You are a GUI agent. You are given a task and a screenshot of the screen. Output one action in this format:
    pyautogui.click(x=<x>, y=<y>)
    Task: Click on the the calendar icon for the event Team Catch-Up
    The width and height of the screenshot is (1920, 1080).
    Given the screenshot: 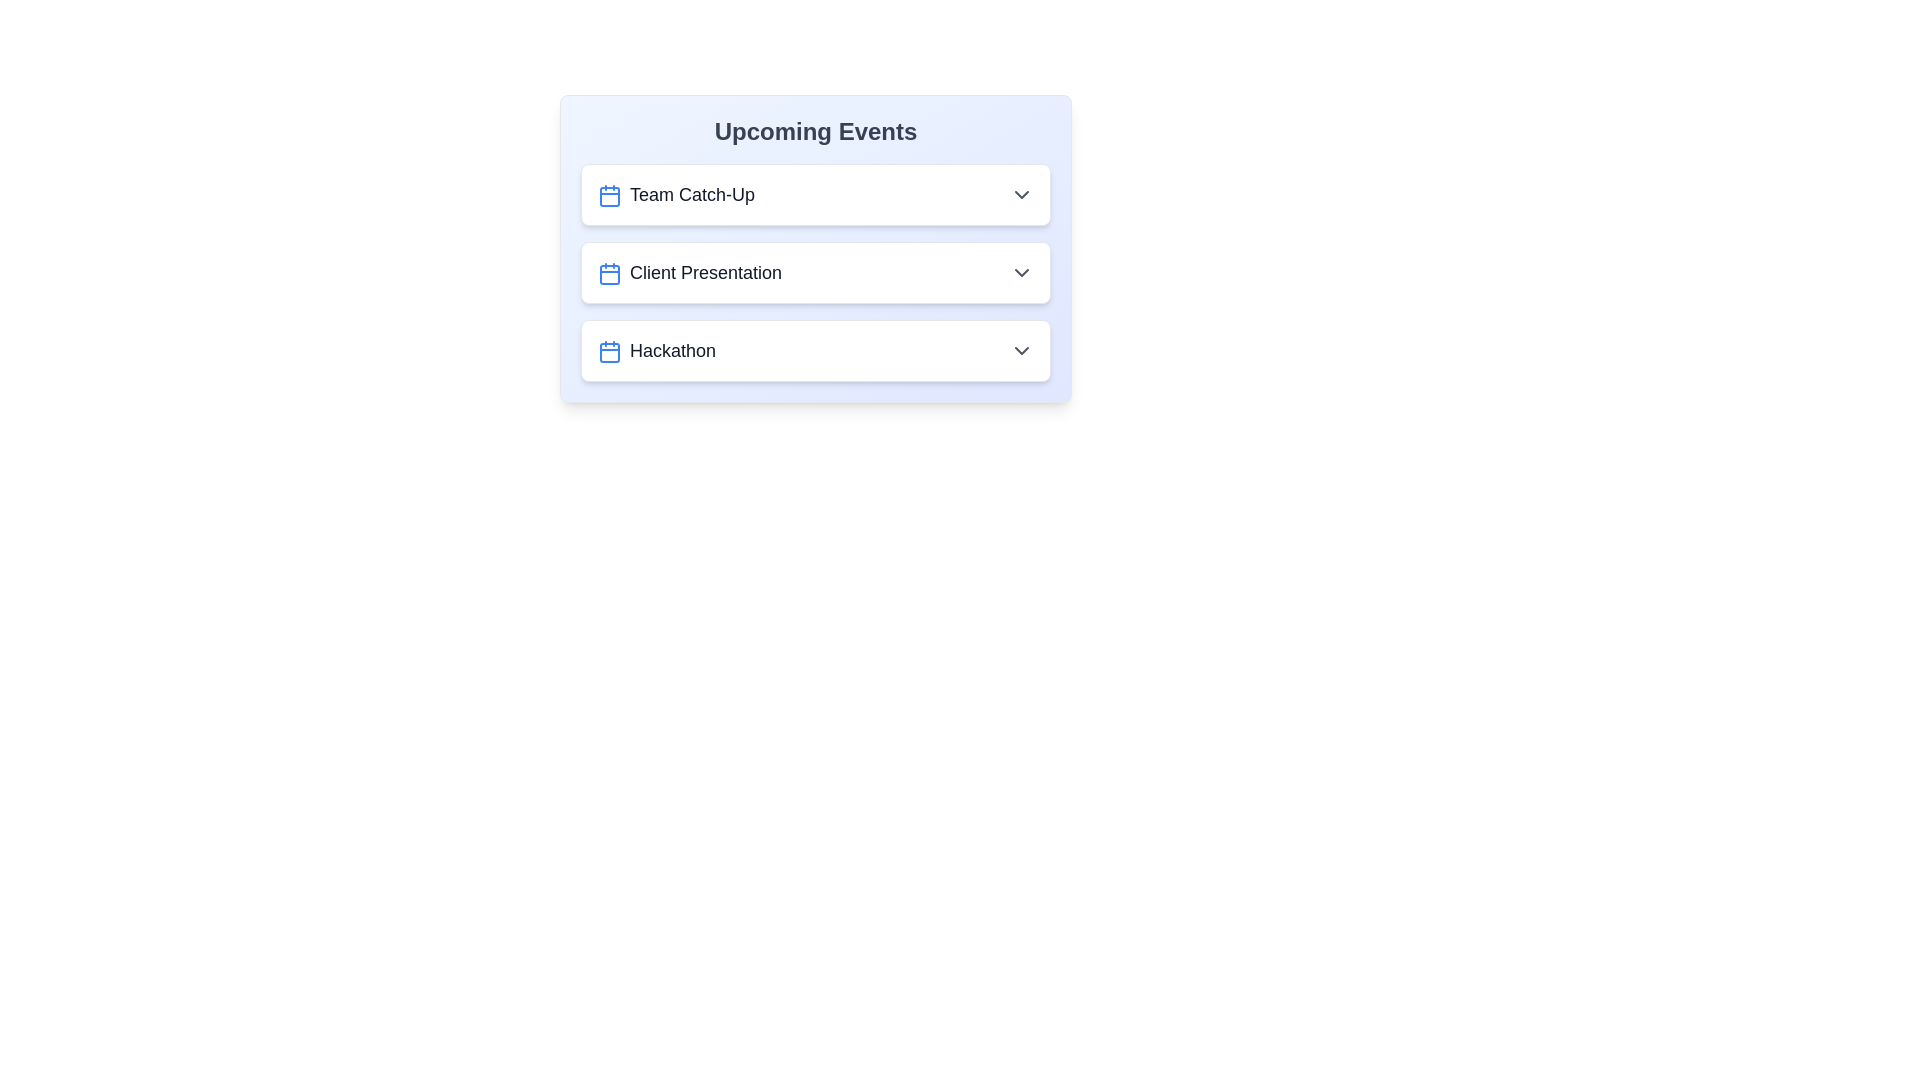 What is the action you would take?
    pyautogui.click(x=608, y=196)
    